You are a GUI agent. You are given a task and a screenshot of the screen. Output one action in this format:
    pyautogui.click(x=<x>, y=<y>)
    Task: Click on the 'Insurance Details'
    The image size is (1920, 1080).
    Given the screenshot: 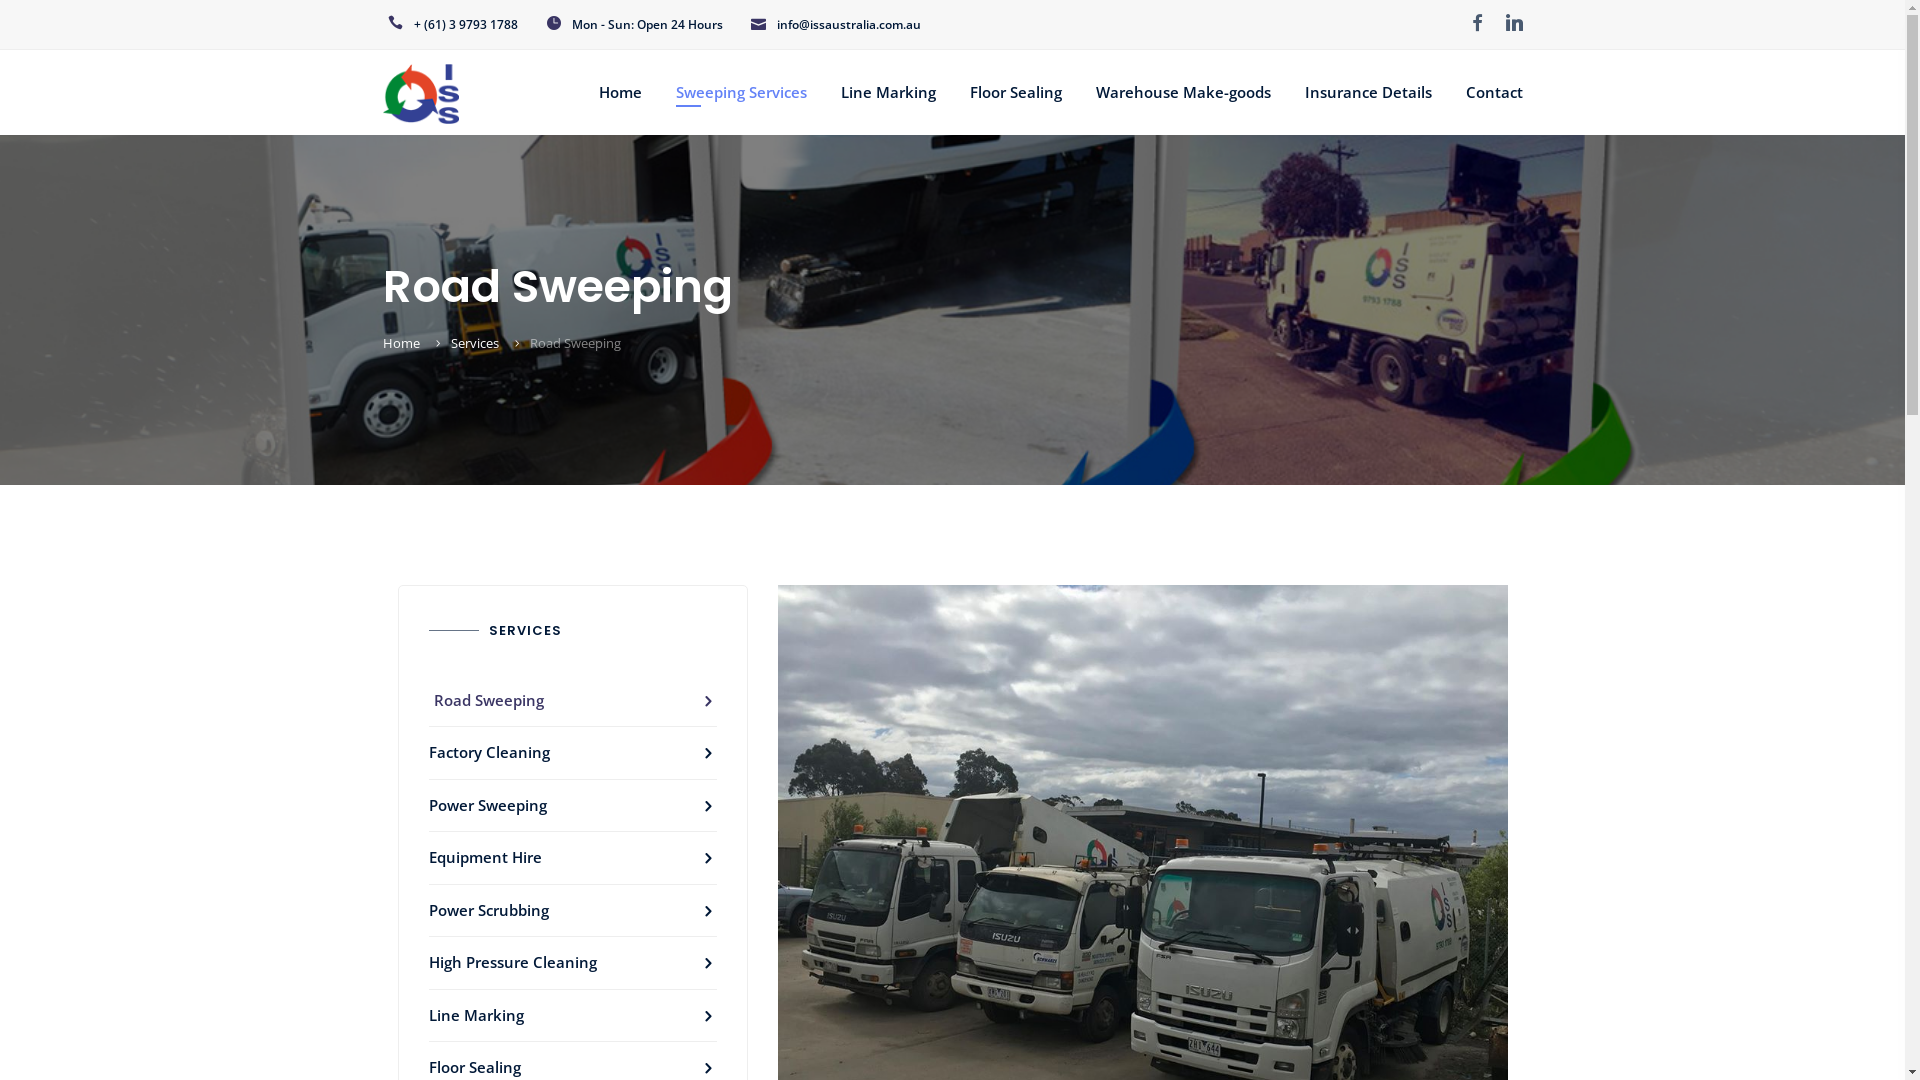 What is the action you would take?
    pyautogui.click(x=1366, y=92)
    